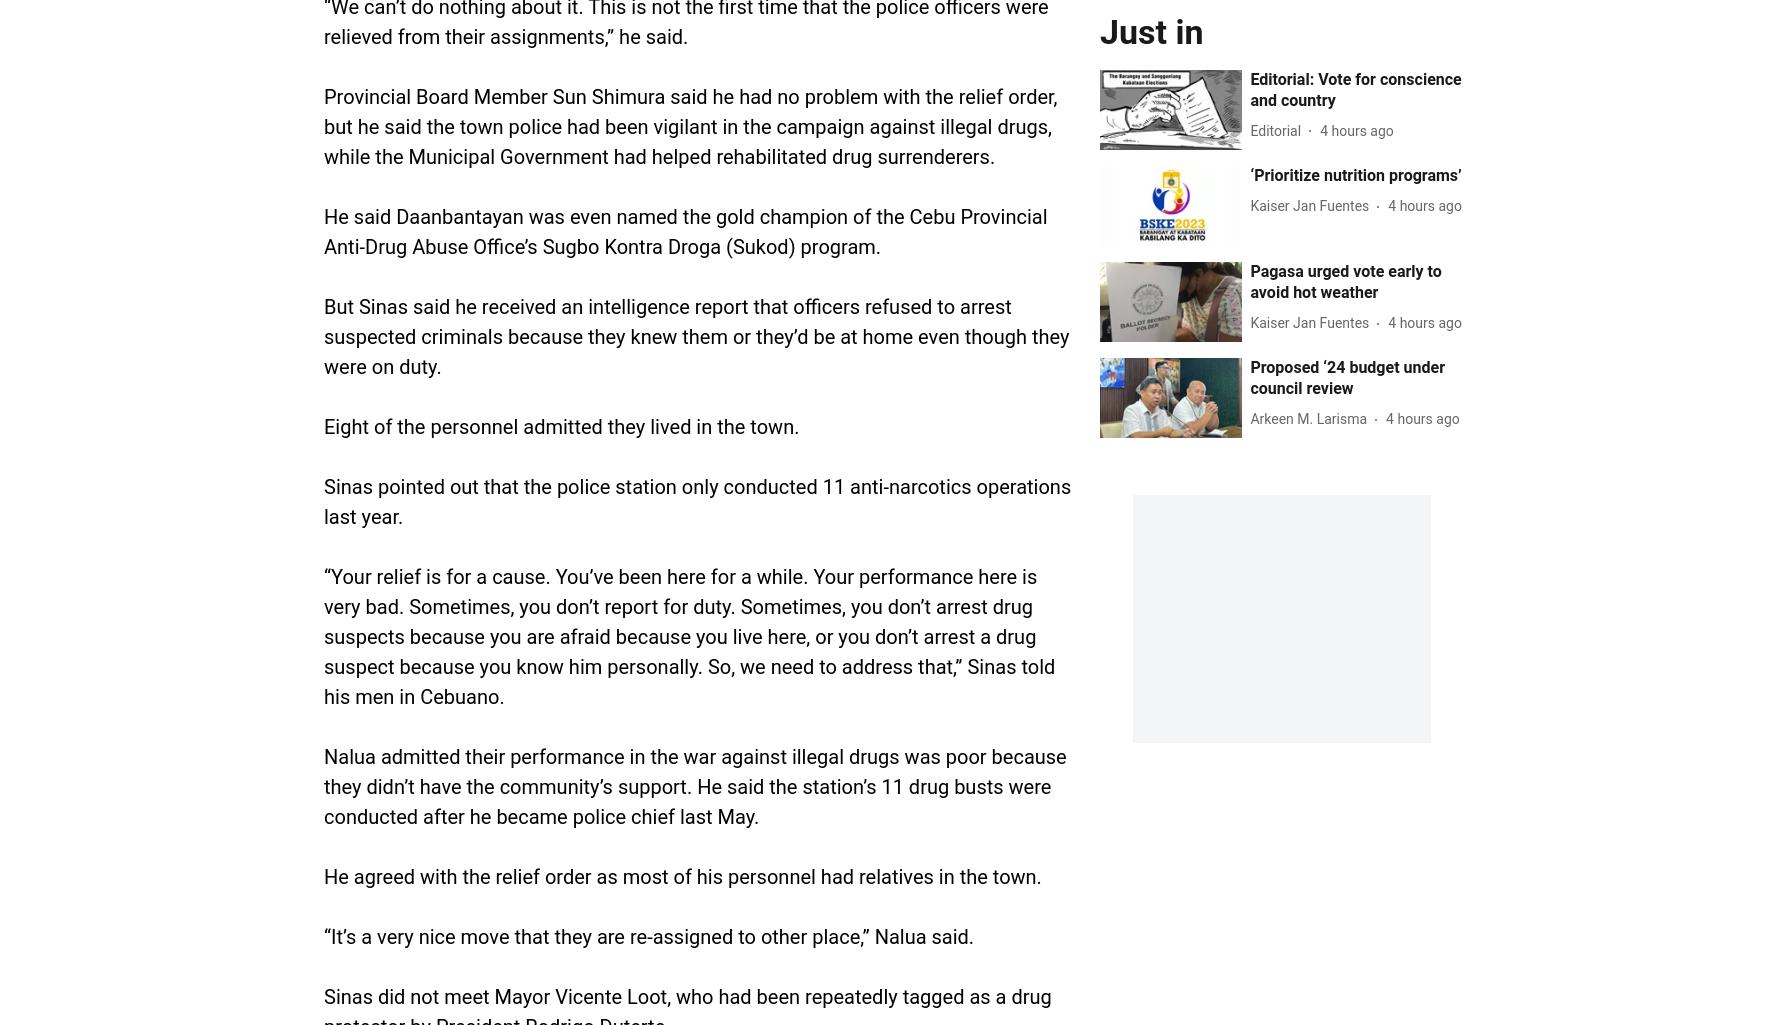  What do you see at coordinates (322, 126) in the screenshot?
I see `'Provincial Board Member Sun Shimura said he had no problem with the relief order, but he said the town police had been vigilant in the campaign against illegal drugs, while the Municipal Government had helped rehabilitated drug surrenderers.'` at bounding box center [322, 126].